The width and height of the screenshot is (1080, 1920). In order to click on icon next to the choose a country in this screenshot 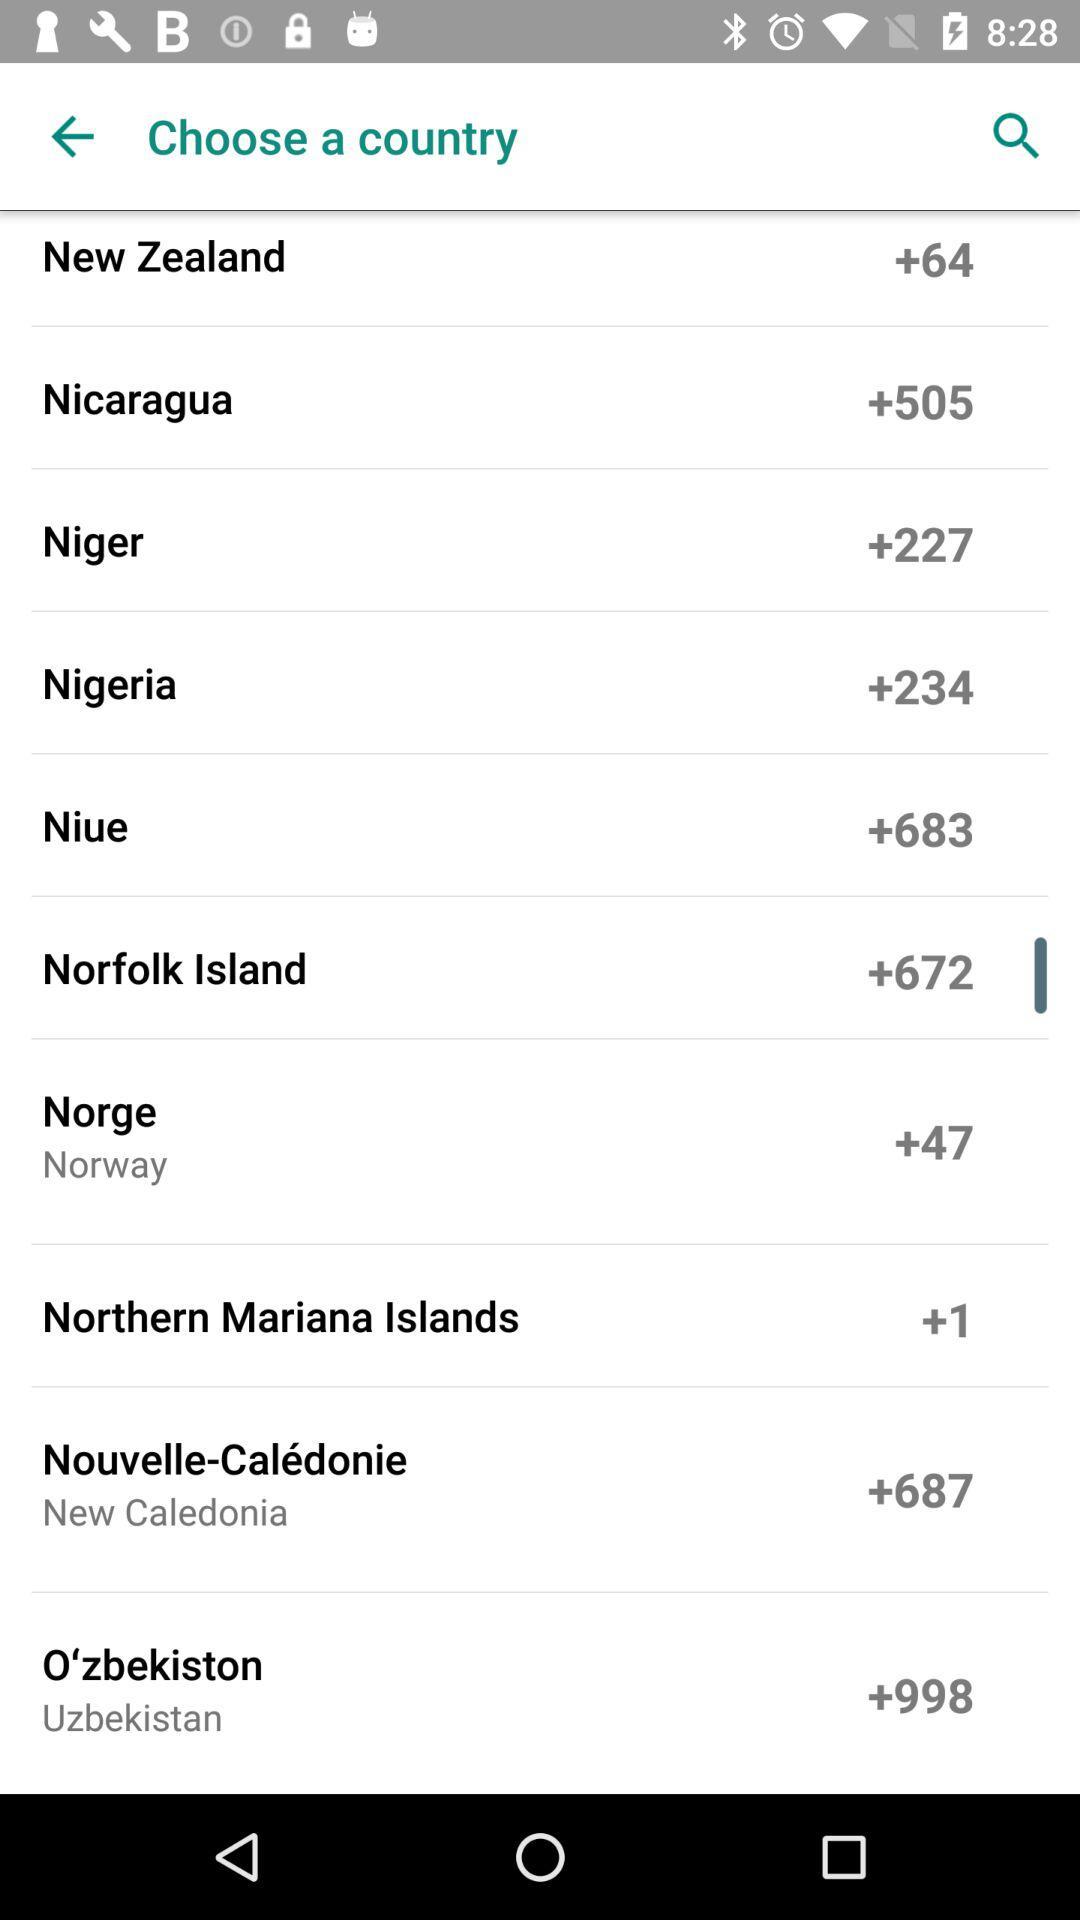, I will do `click(72, 135)`.